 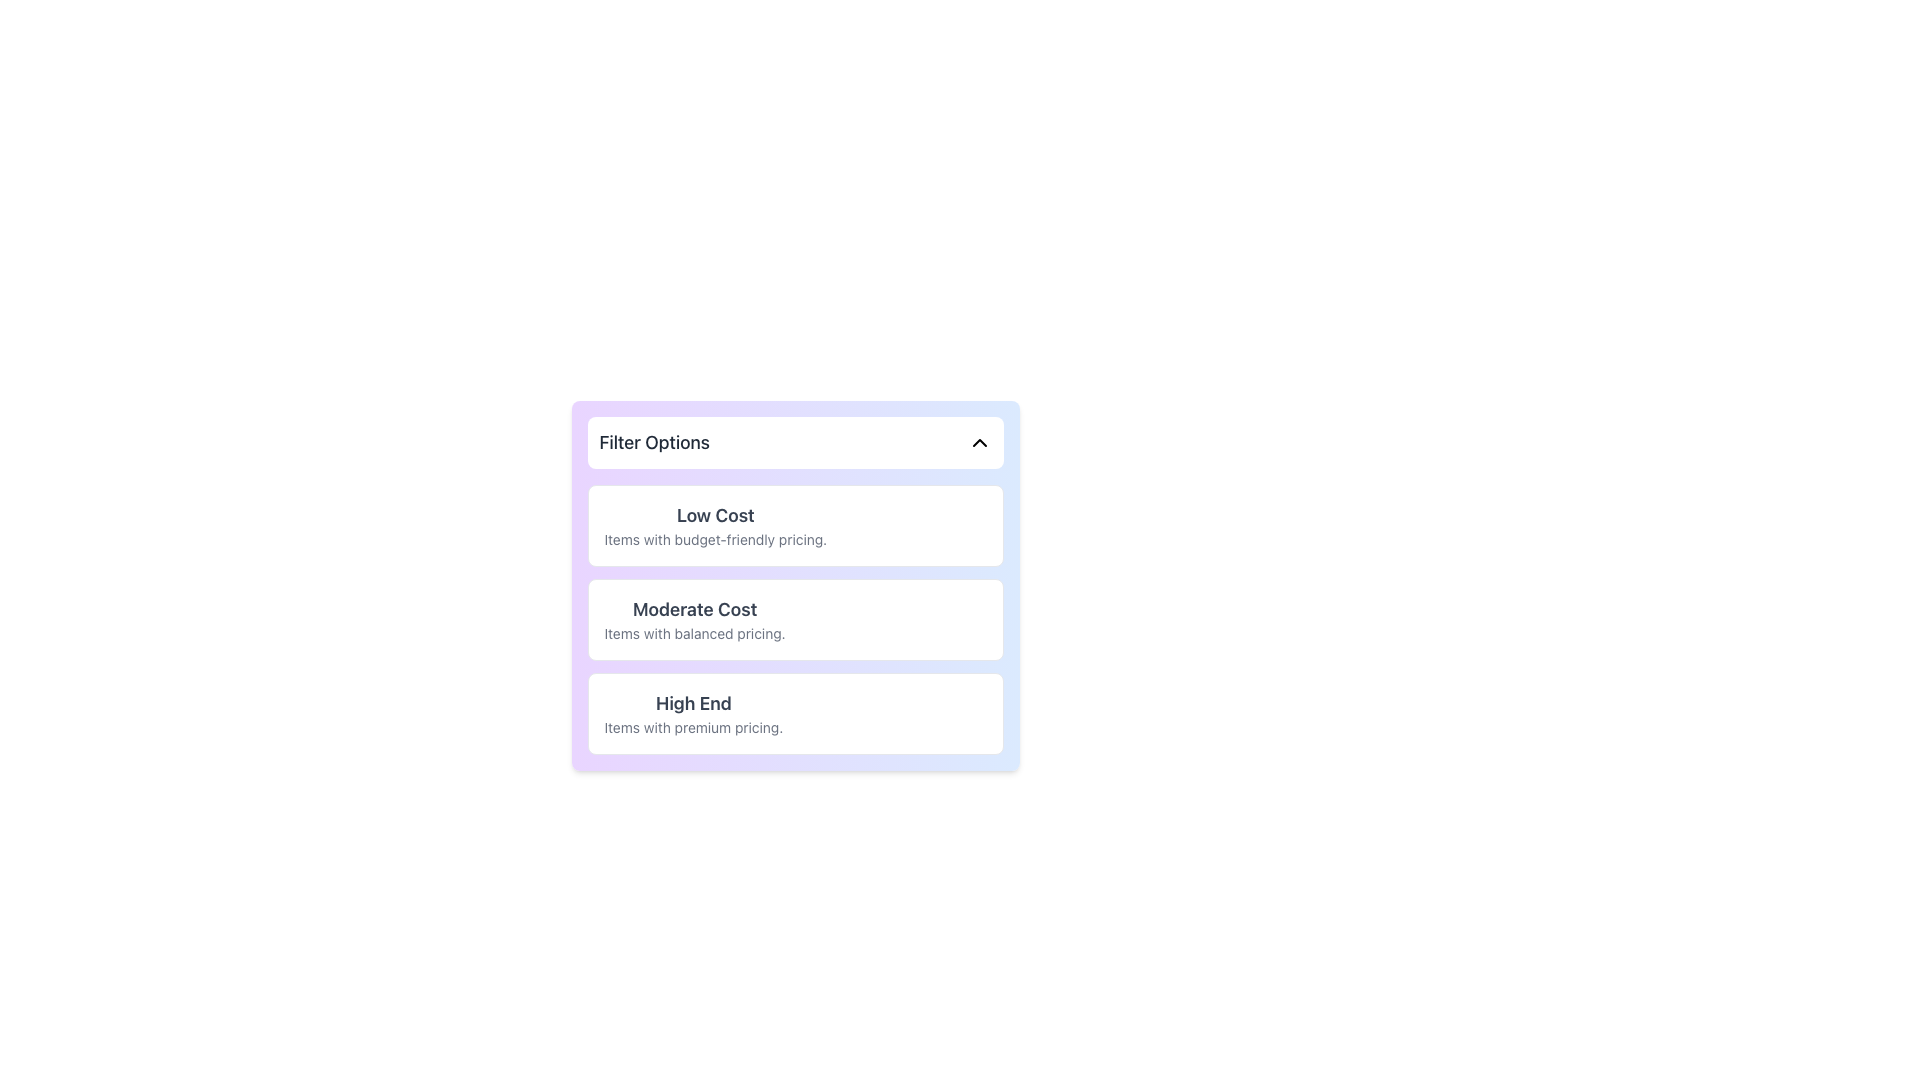 I want to click on the first filter option labeled 'Low Cost' which is a button-like interactive component with two lines of text, so click(x=794, y=524).